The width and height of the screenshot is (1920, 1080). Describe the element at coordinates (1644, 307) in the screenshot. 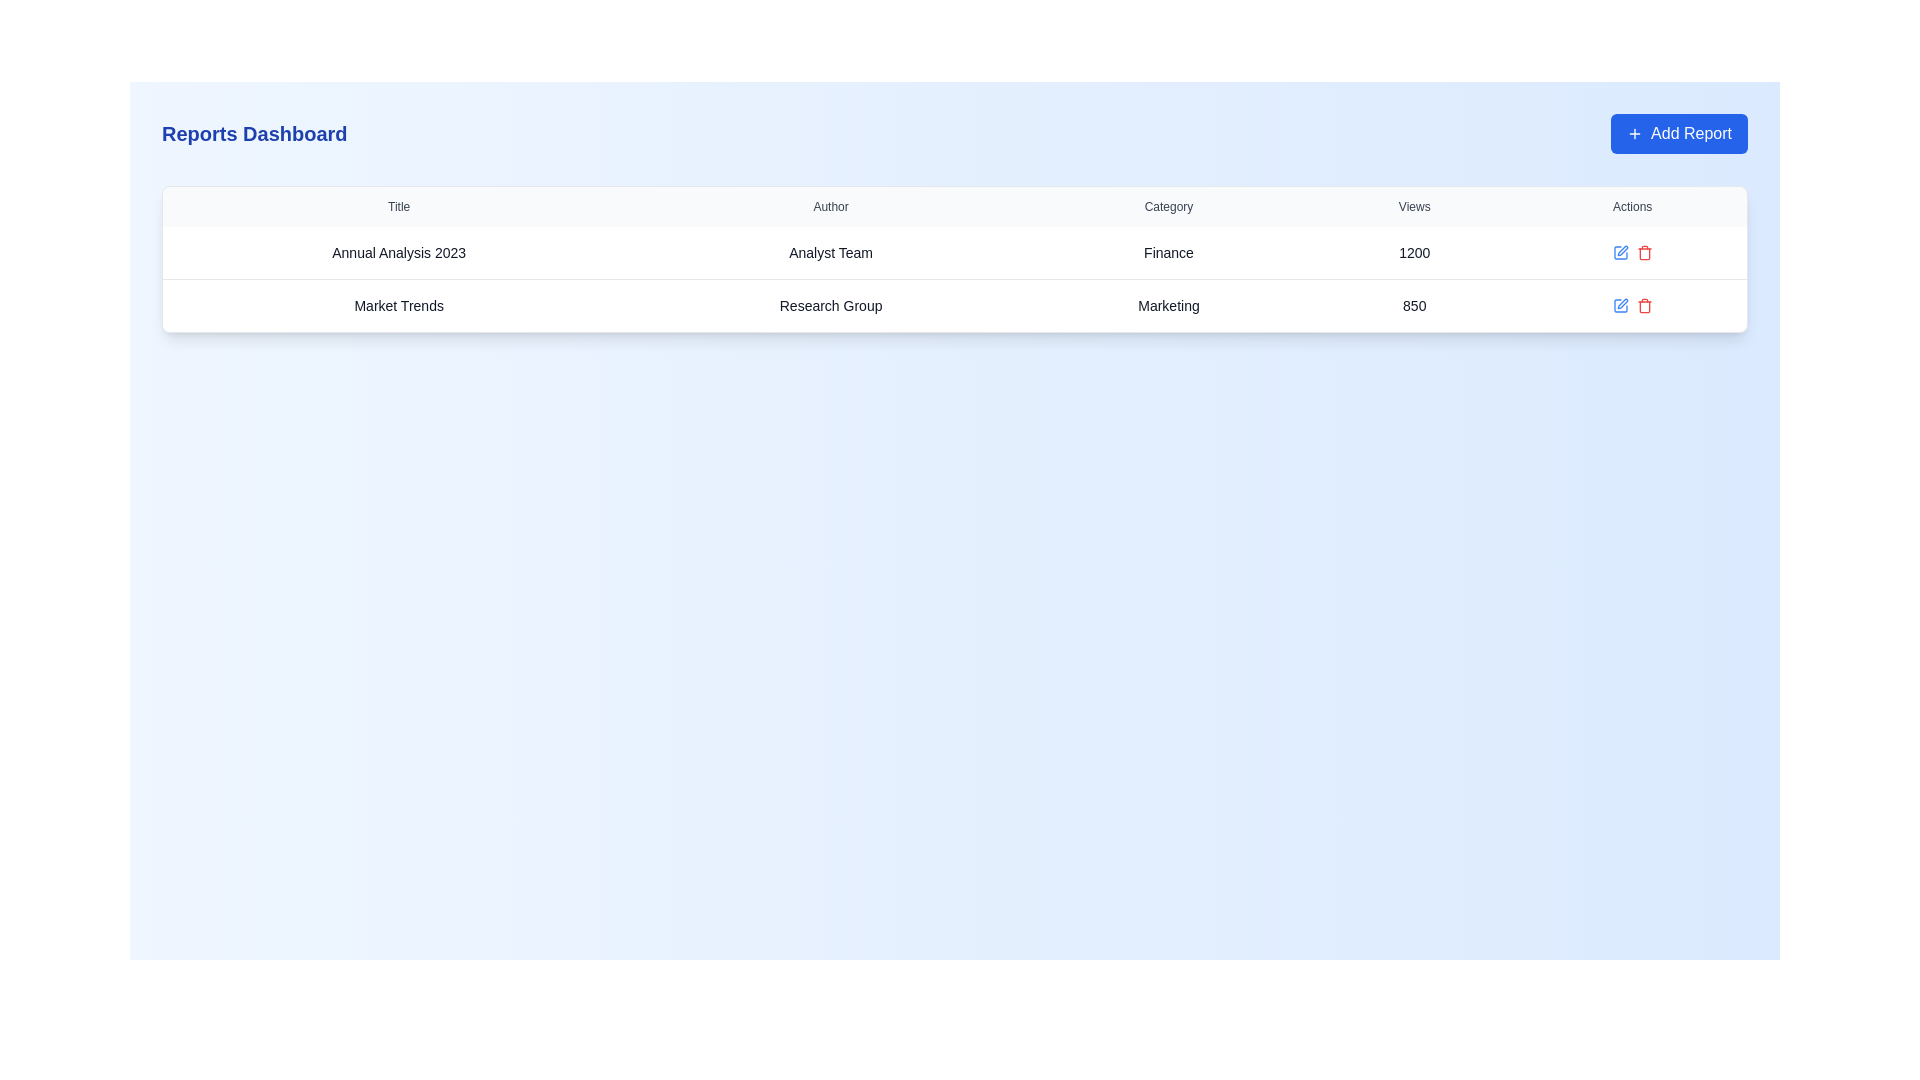

I see `the trash icon in the second row under the 'Actions' column of the table` at that location.